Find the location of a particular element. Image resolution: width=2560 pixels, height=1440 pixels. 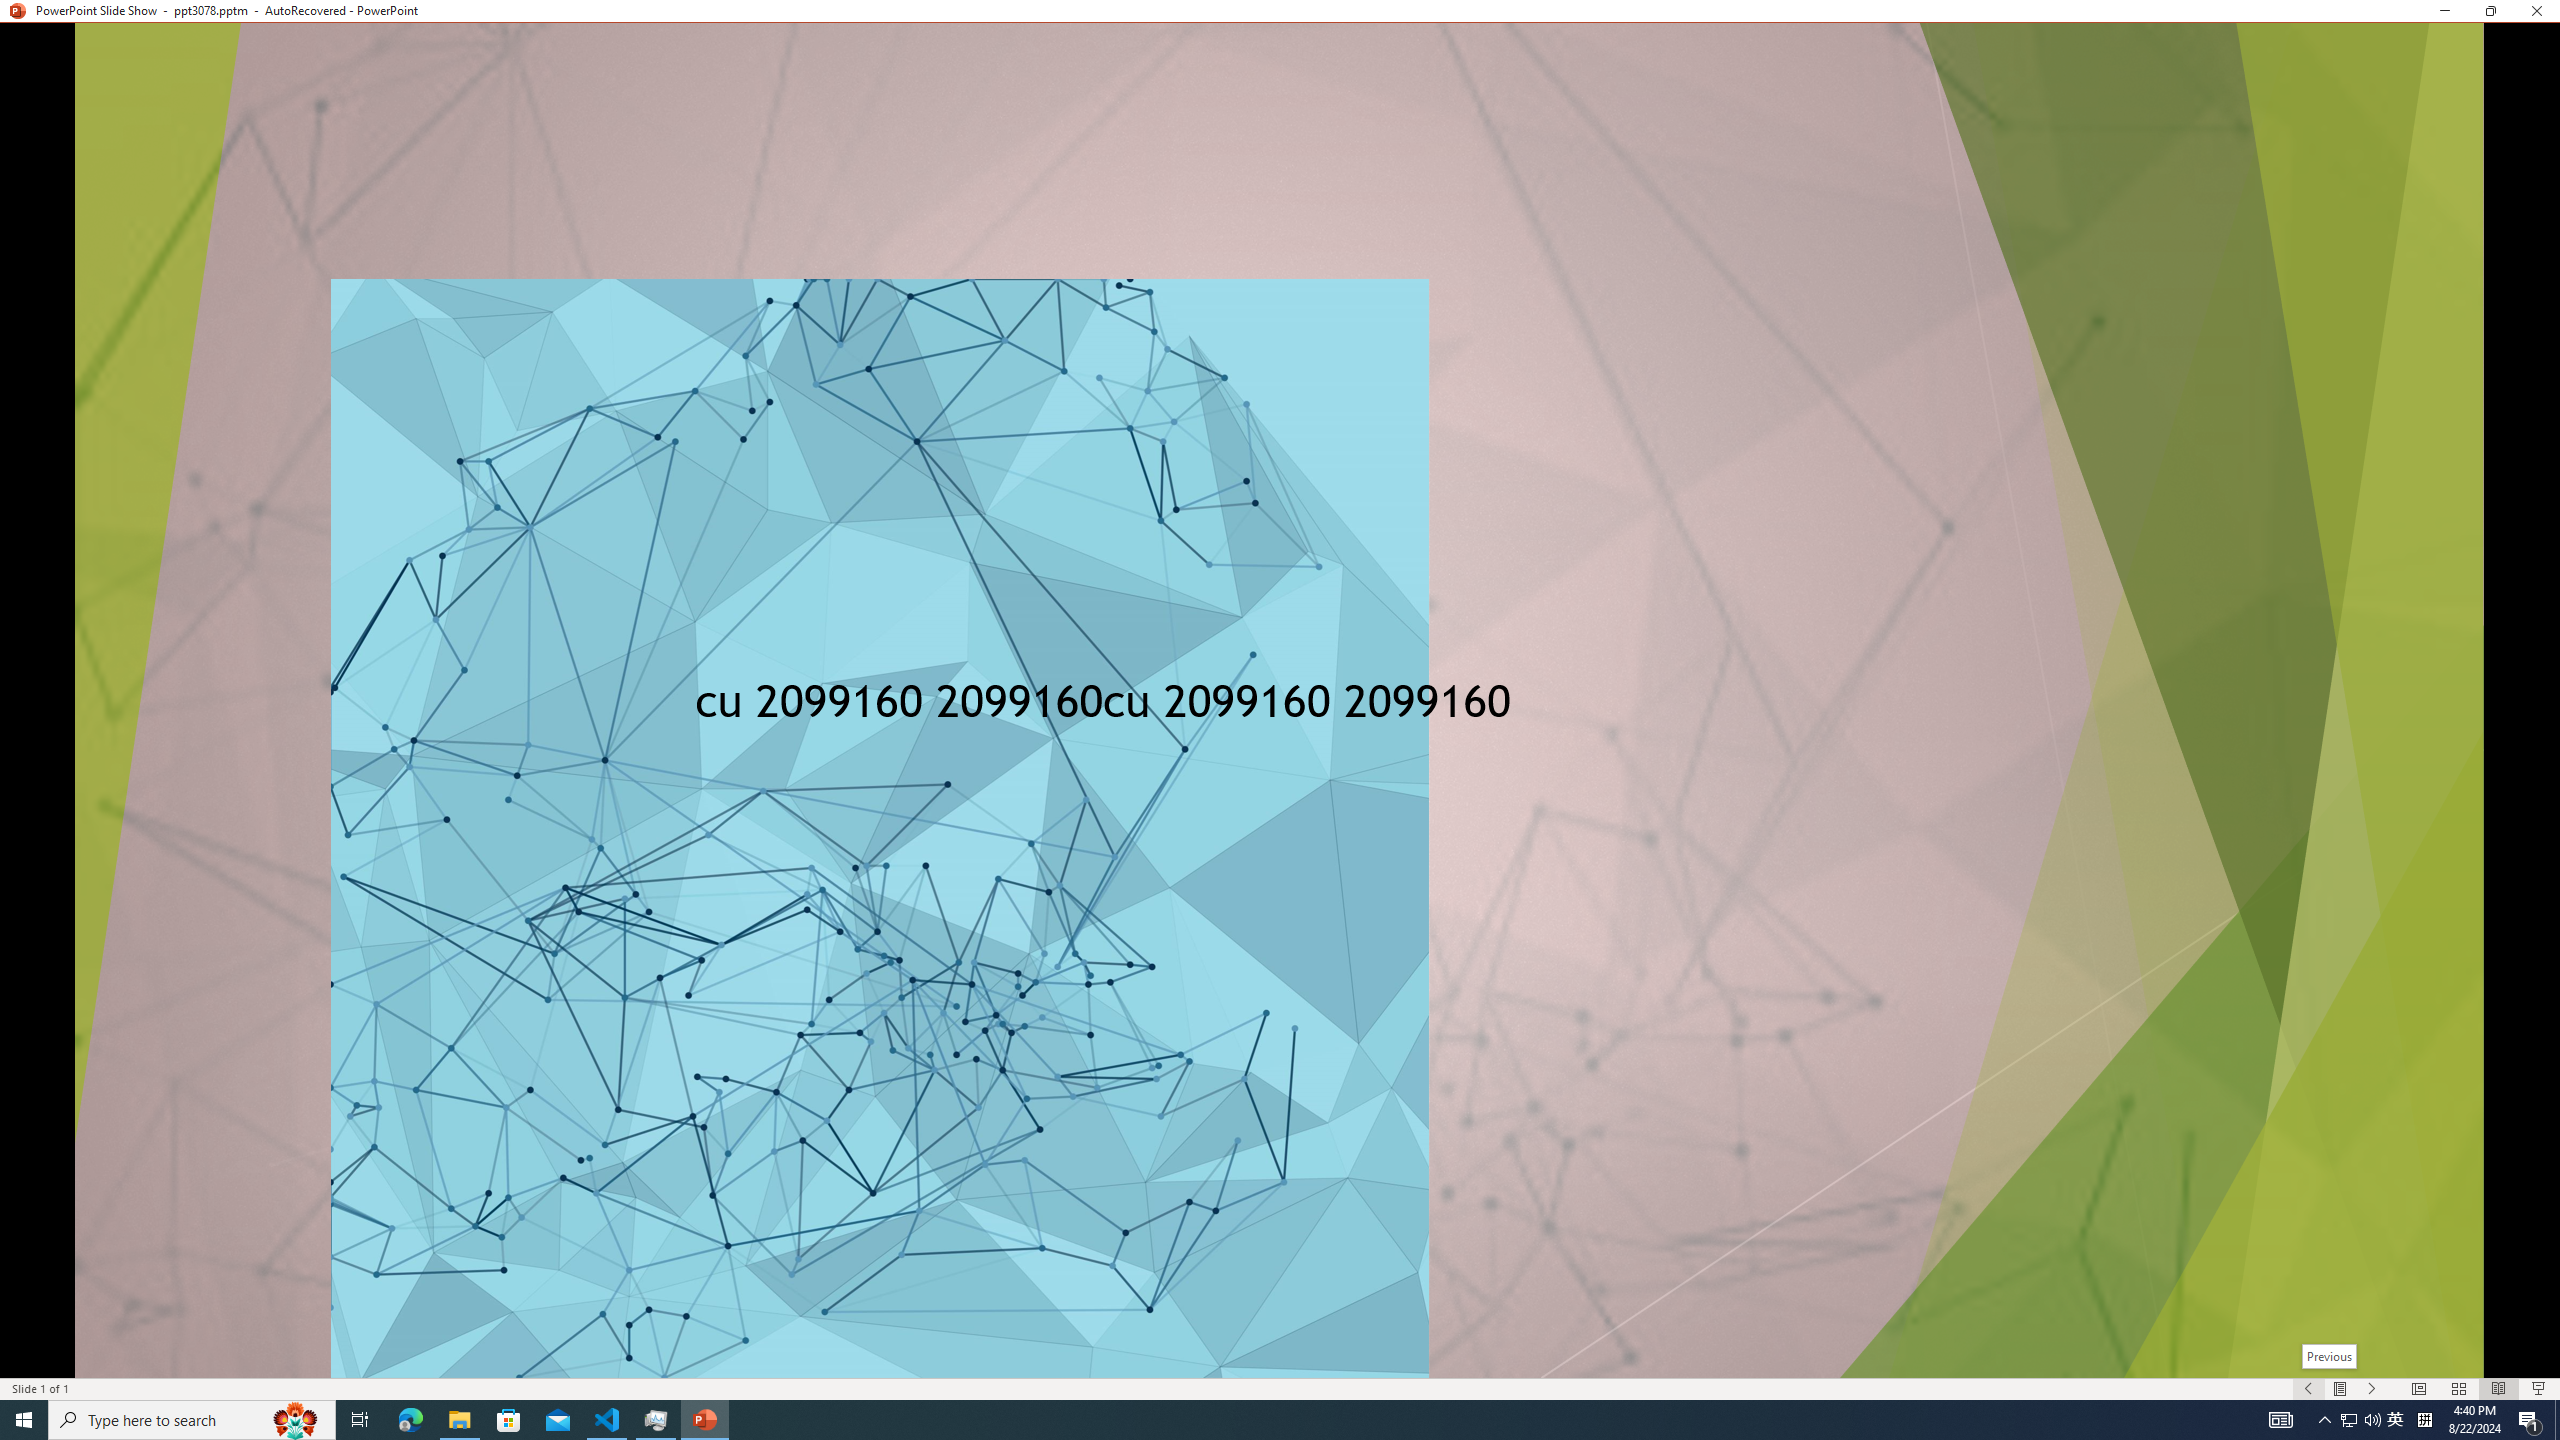

'Slide Show Next On' is located at coordinates (2372, 1389).